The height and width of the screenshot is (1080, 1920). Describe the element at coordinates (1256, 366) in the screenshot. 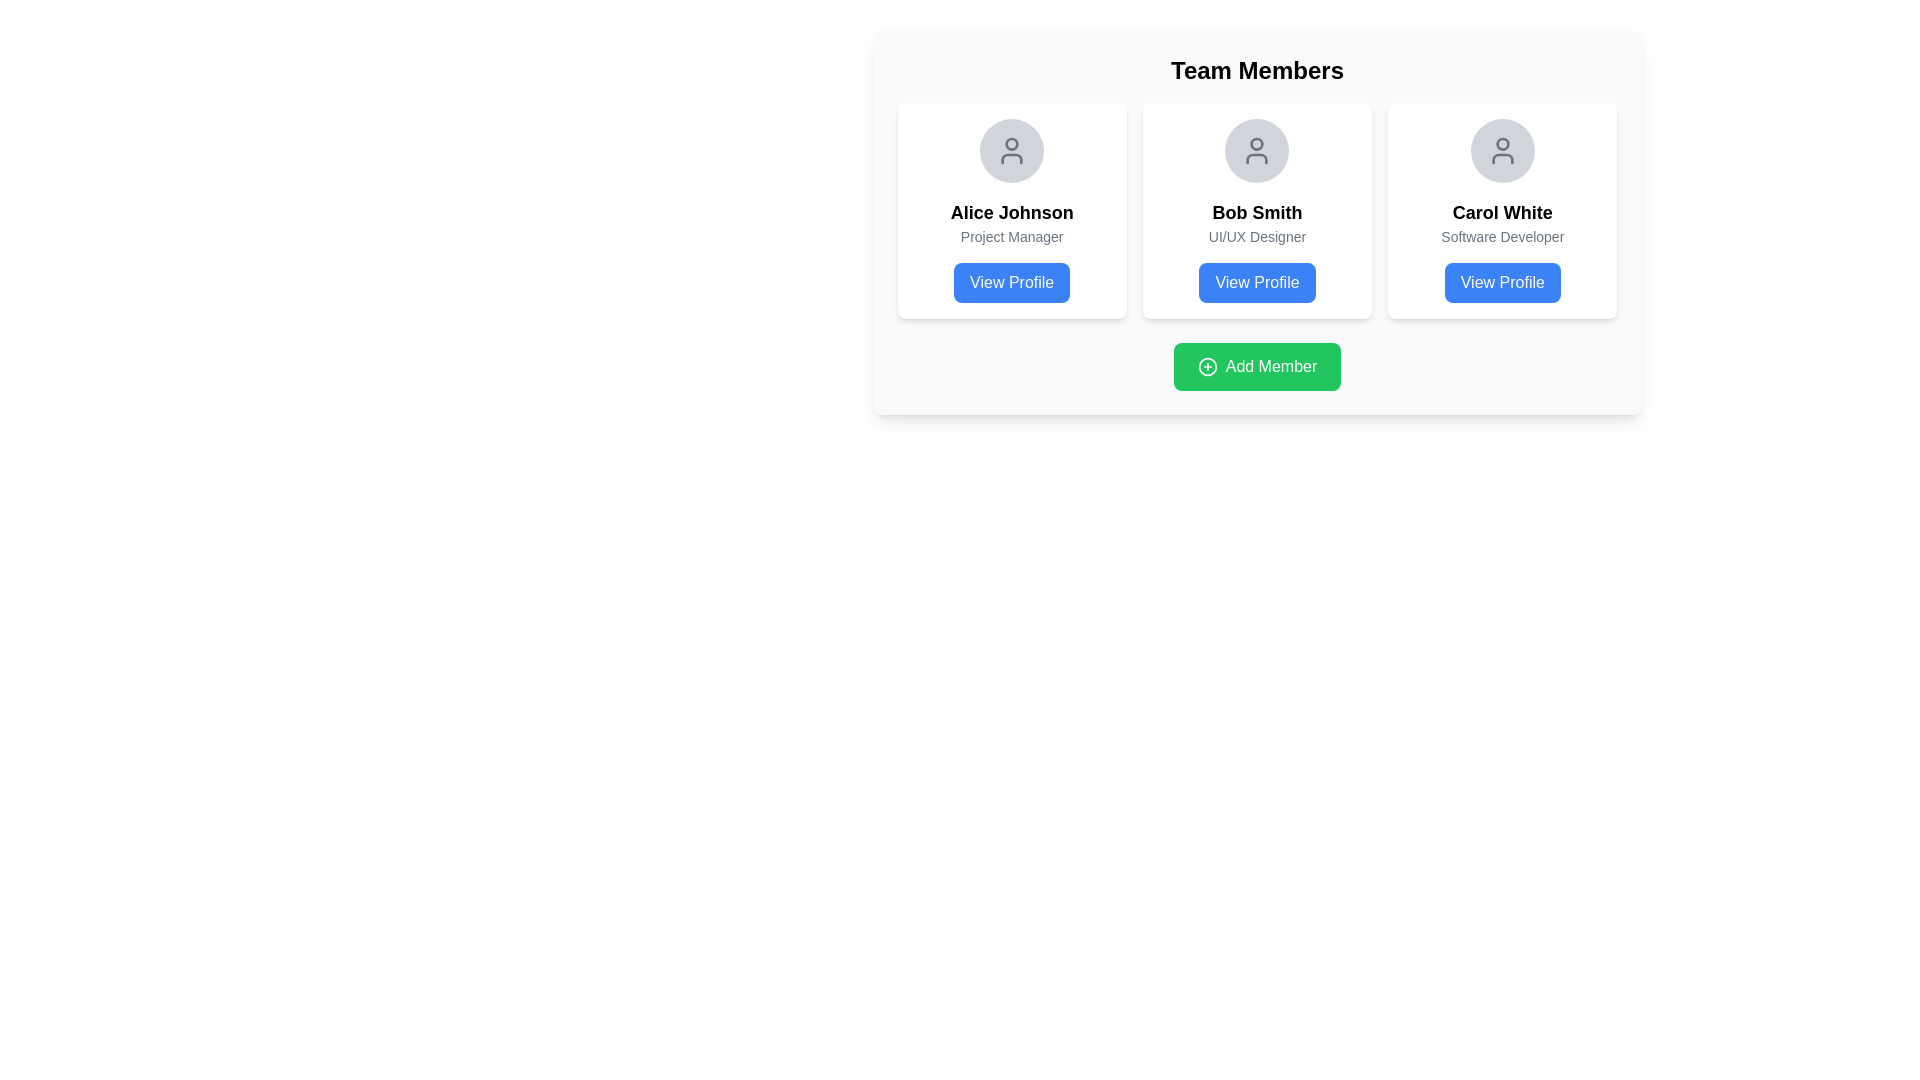

I see `the 'Add Member' button with a green background and white text located at the bottom center of the 'Team Members' section` at that location.